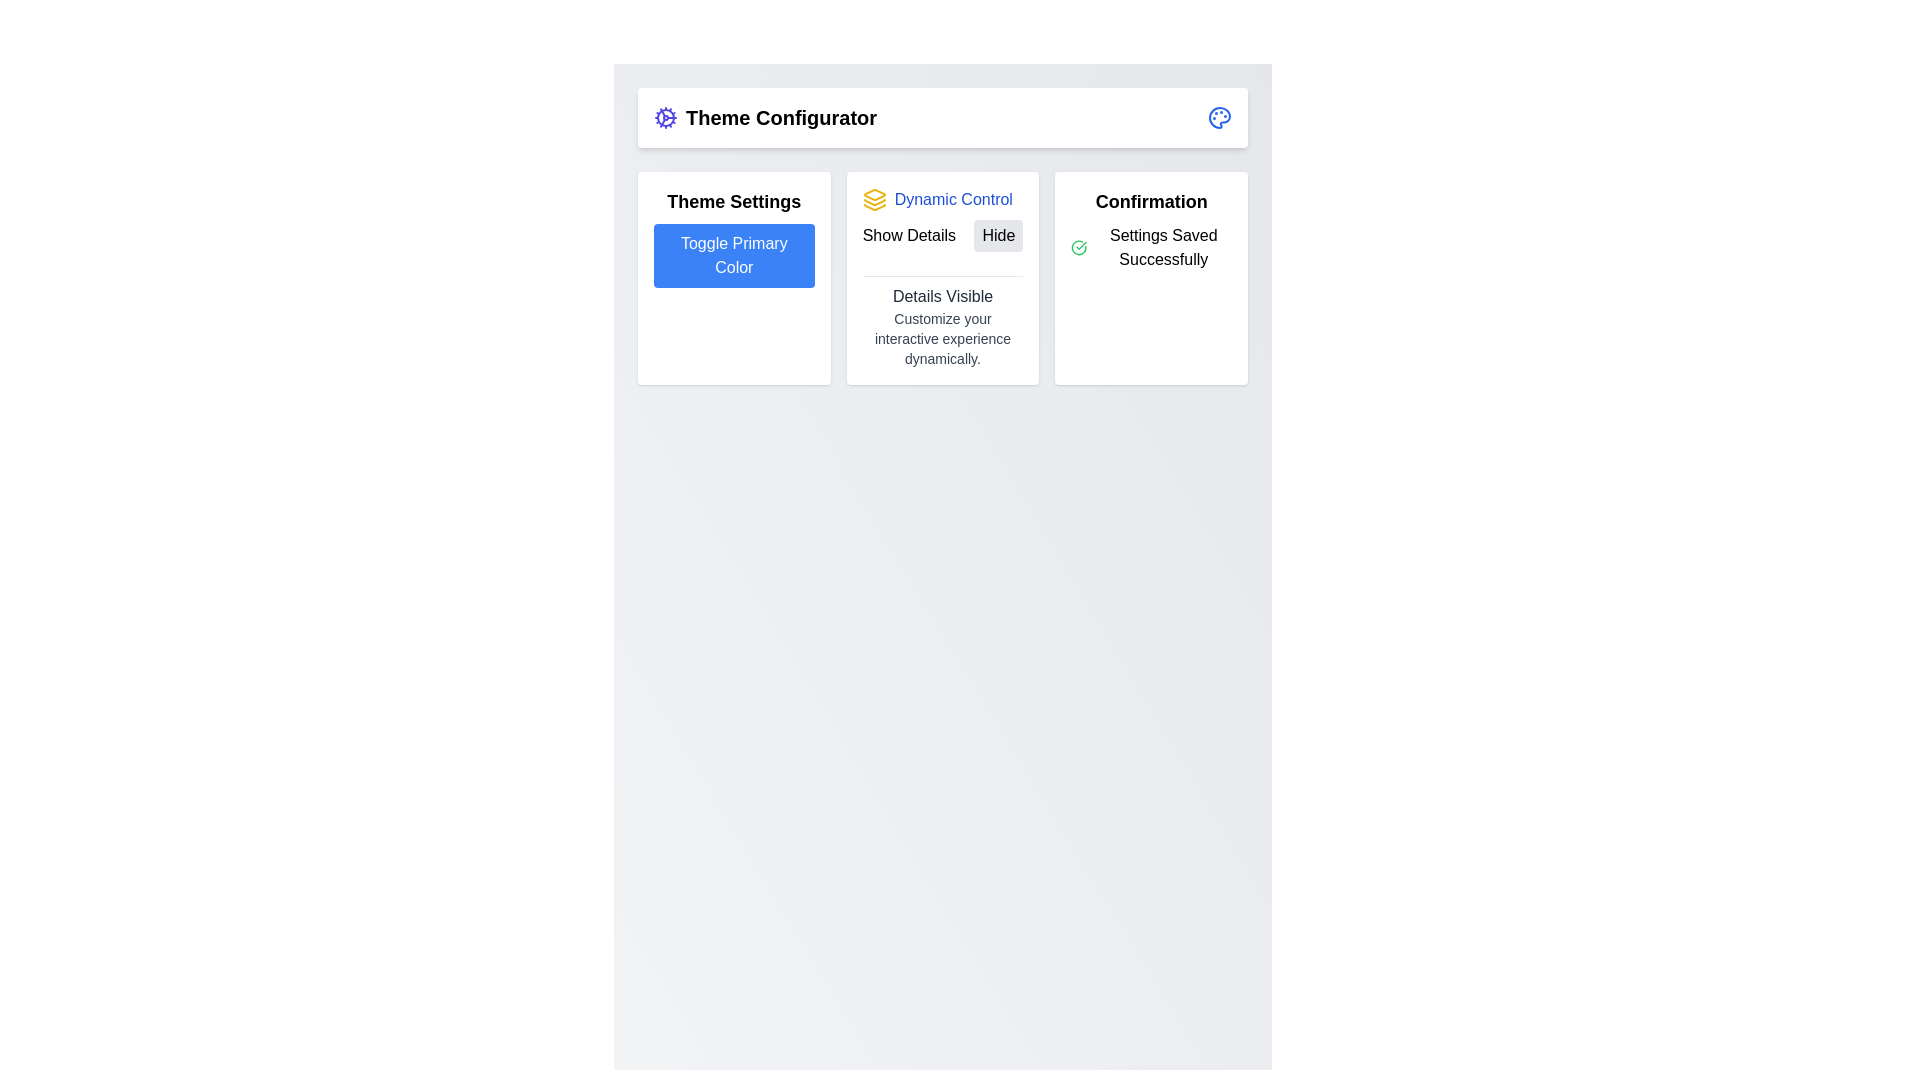 This screenshot has width=1920, height=1080. What do you see at coordinates (874, 202) in the screenshot?
I see `the graphic line segment, which is a yellowish polyline forming part of a stacked layer icon, located centrally in the 'Dynamic Control' section above the 'Show Details' and 'Hide' buttons` at bounding box center [874, 202].